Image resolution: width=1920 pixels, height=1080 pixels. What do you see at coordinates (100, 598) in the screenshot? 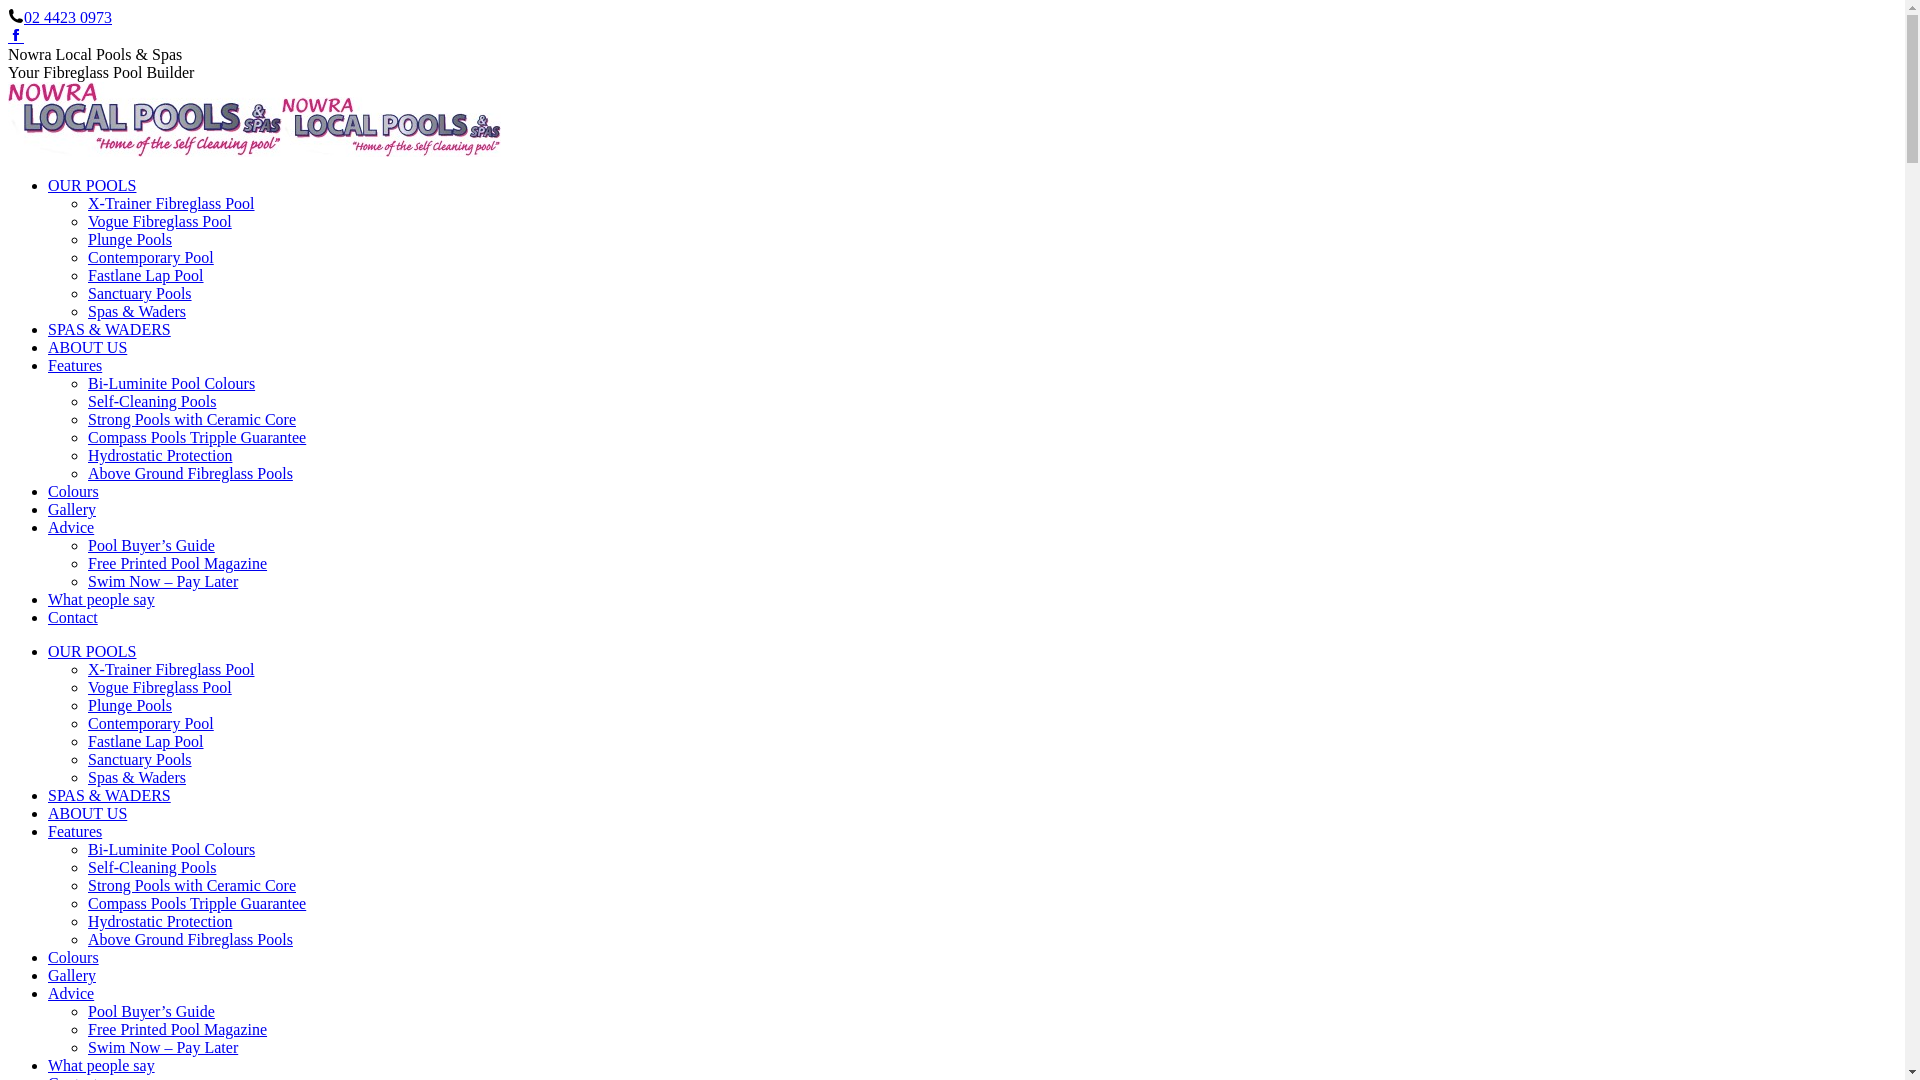
I see `'What people say'` at bounding box center [100, 598].